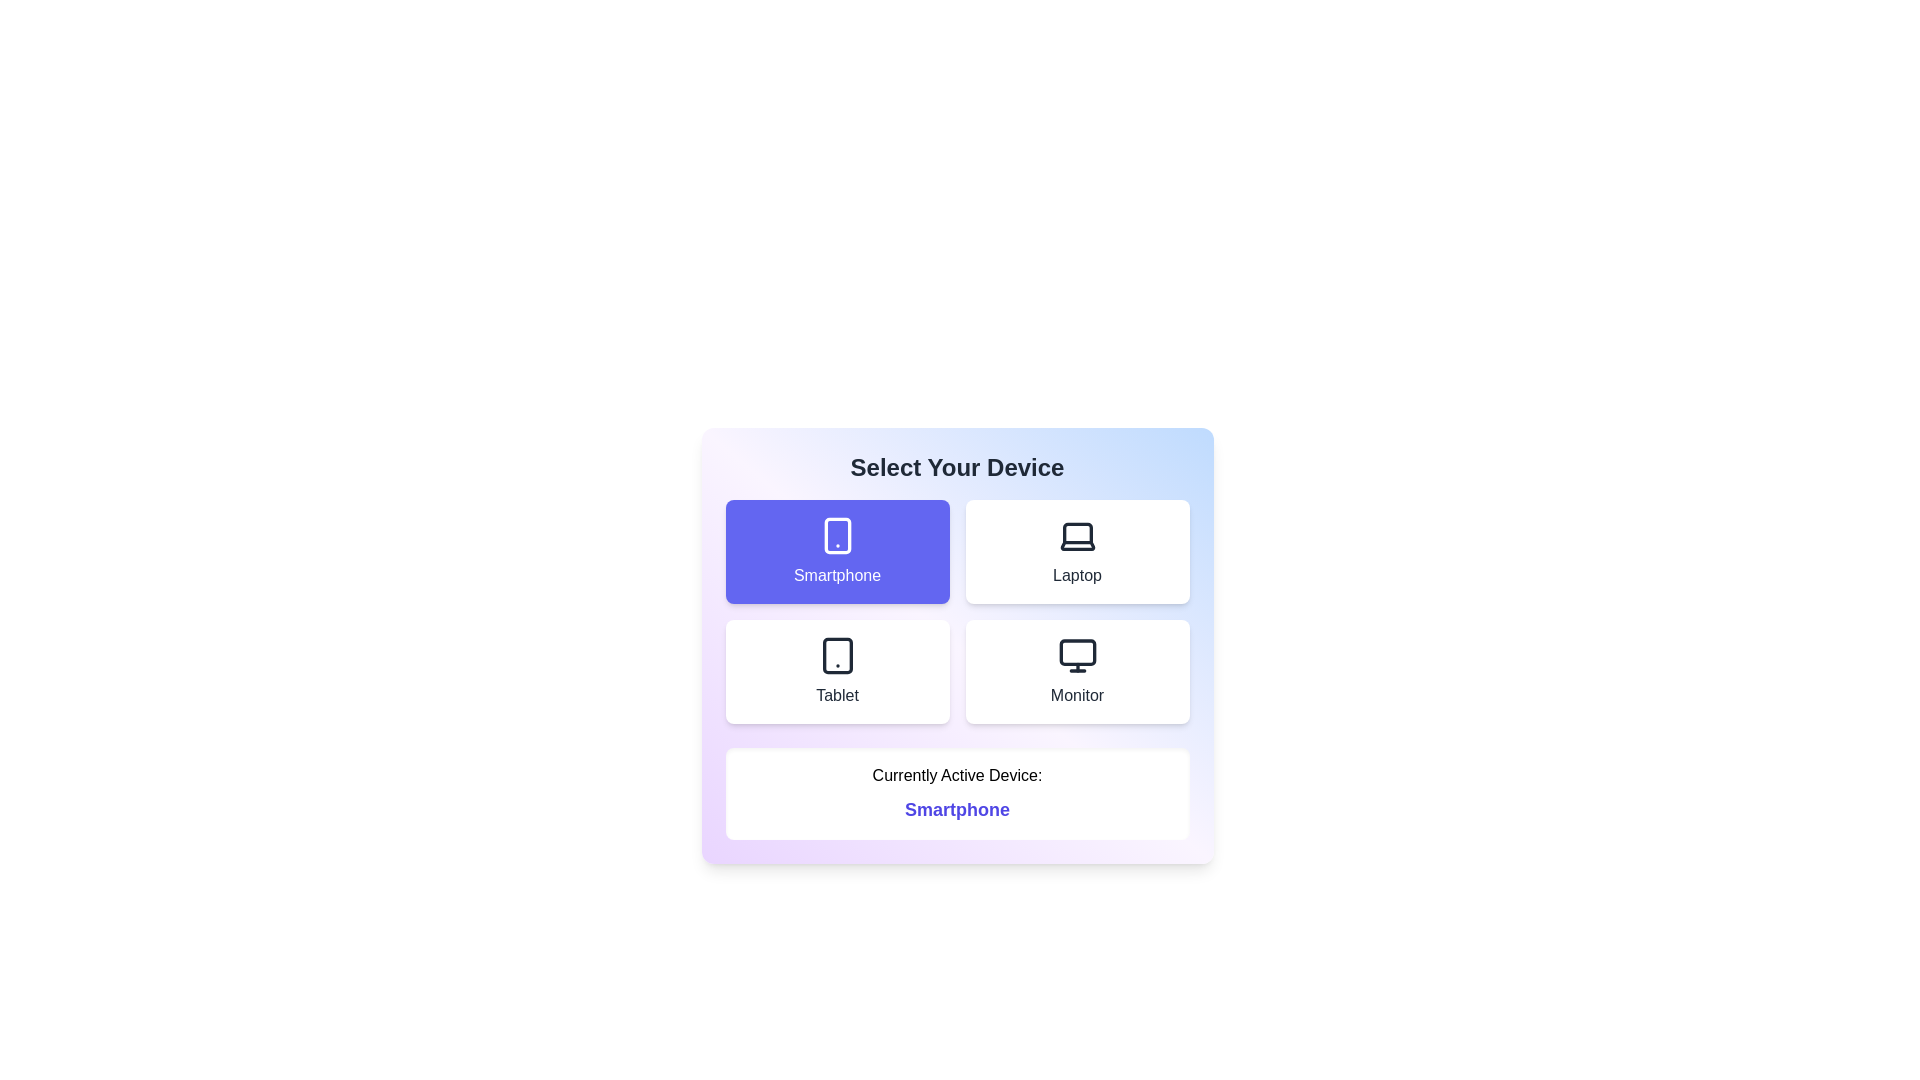 Image resolution: width=1920 pixels, height=1080 pixels. I want to click on the device Smartphone from the options, so click(837, 551).